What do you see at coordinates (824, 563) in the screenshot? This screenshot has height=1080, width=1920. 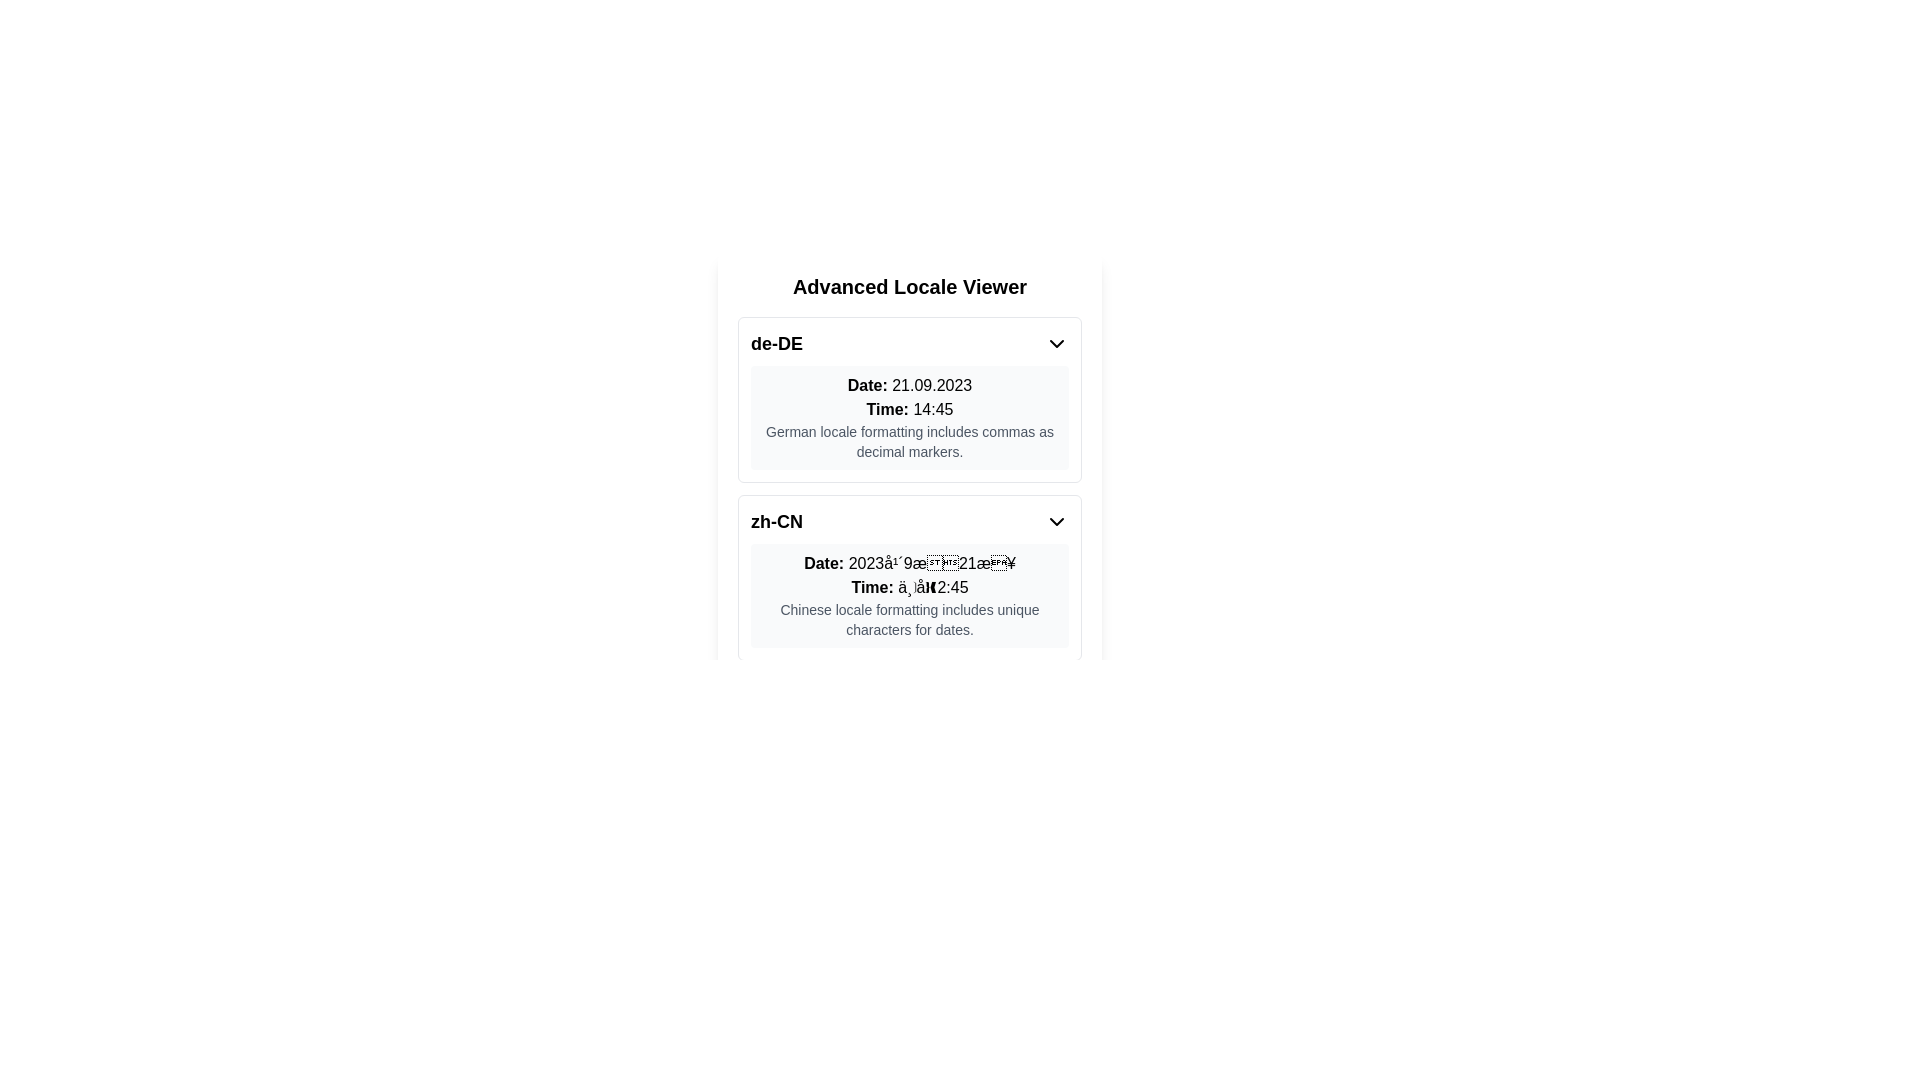 I see `the non-interactive text label located in the 'zh-CN' section, which serves as a header for the adjacent date information` at bounding box center [824, 563].